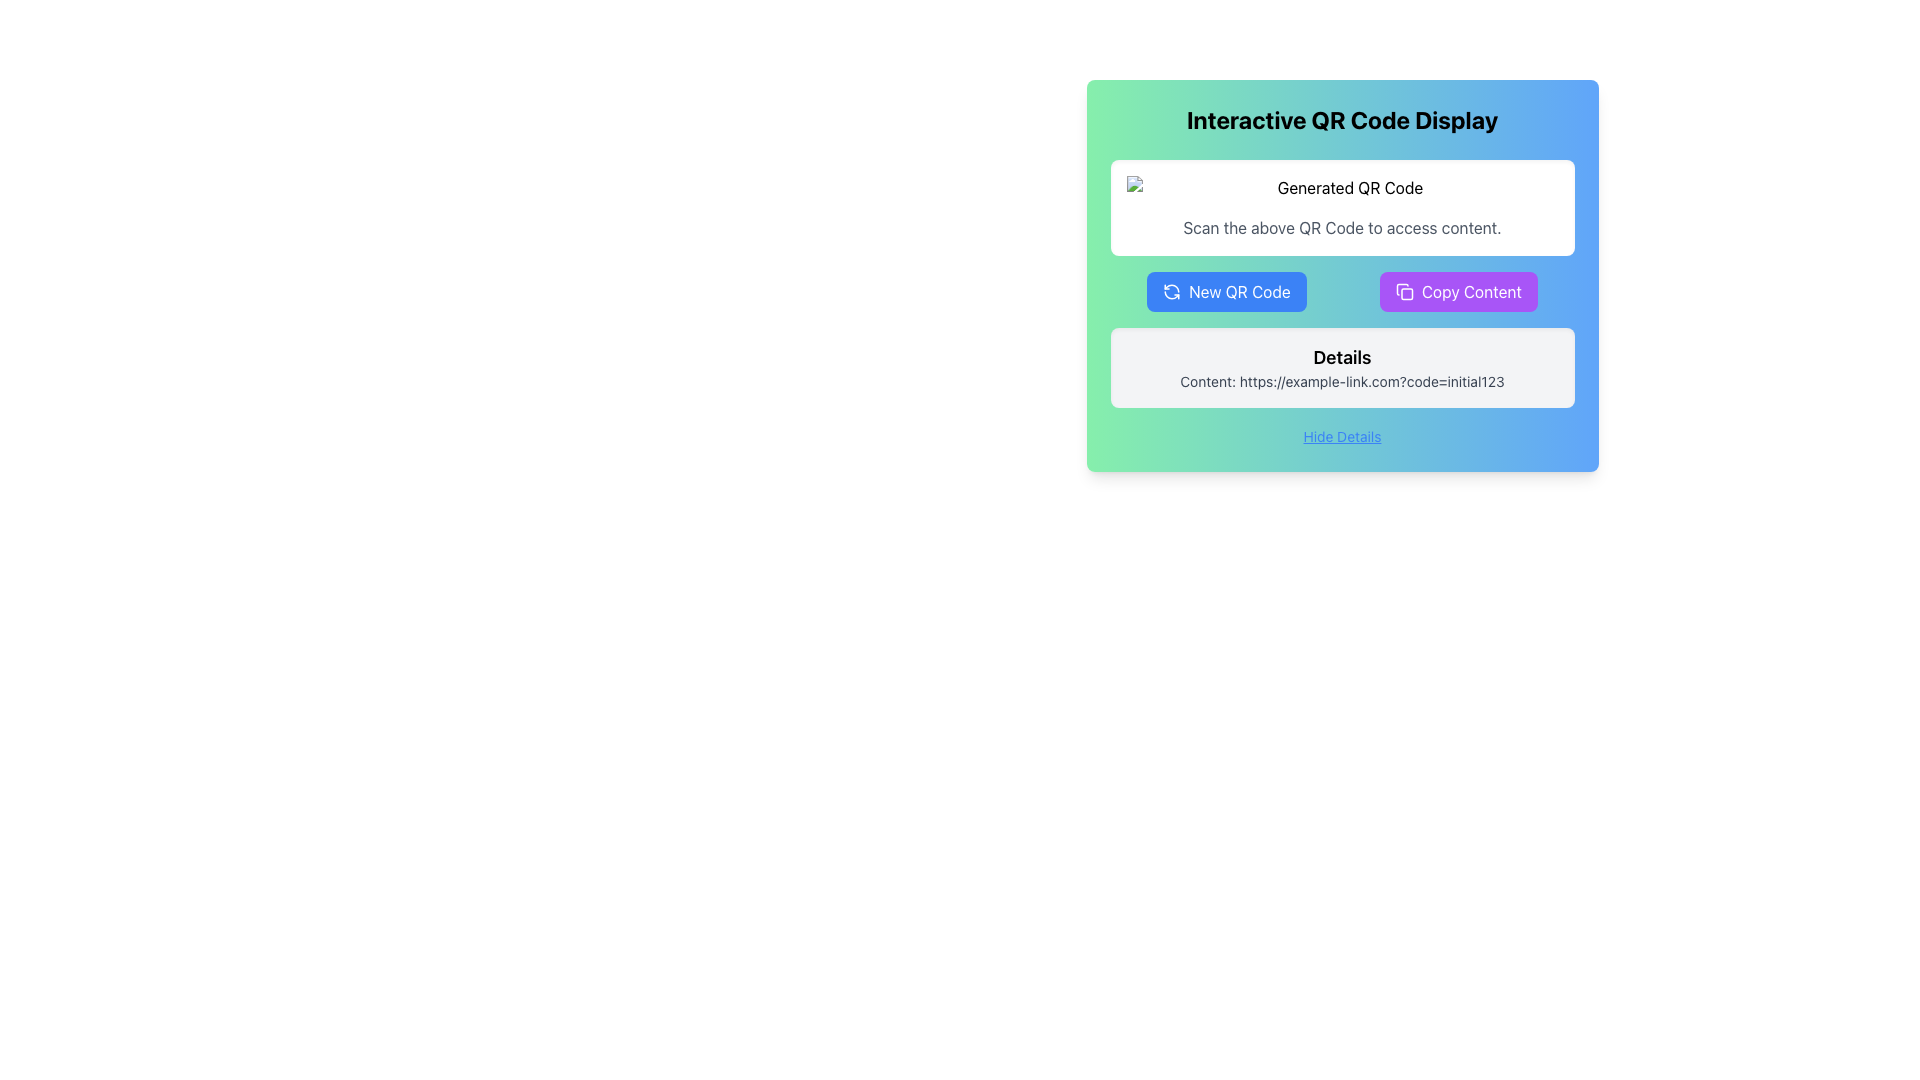 The width and height of the screenshot is (1920, 1080). Describe the element at coordinates (1471, 292) in the screenshot. I see `the 'Copy Content' button, which is a purple rectangular button with rounded corners, to copy the content` at that location.